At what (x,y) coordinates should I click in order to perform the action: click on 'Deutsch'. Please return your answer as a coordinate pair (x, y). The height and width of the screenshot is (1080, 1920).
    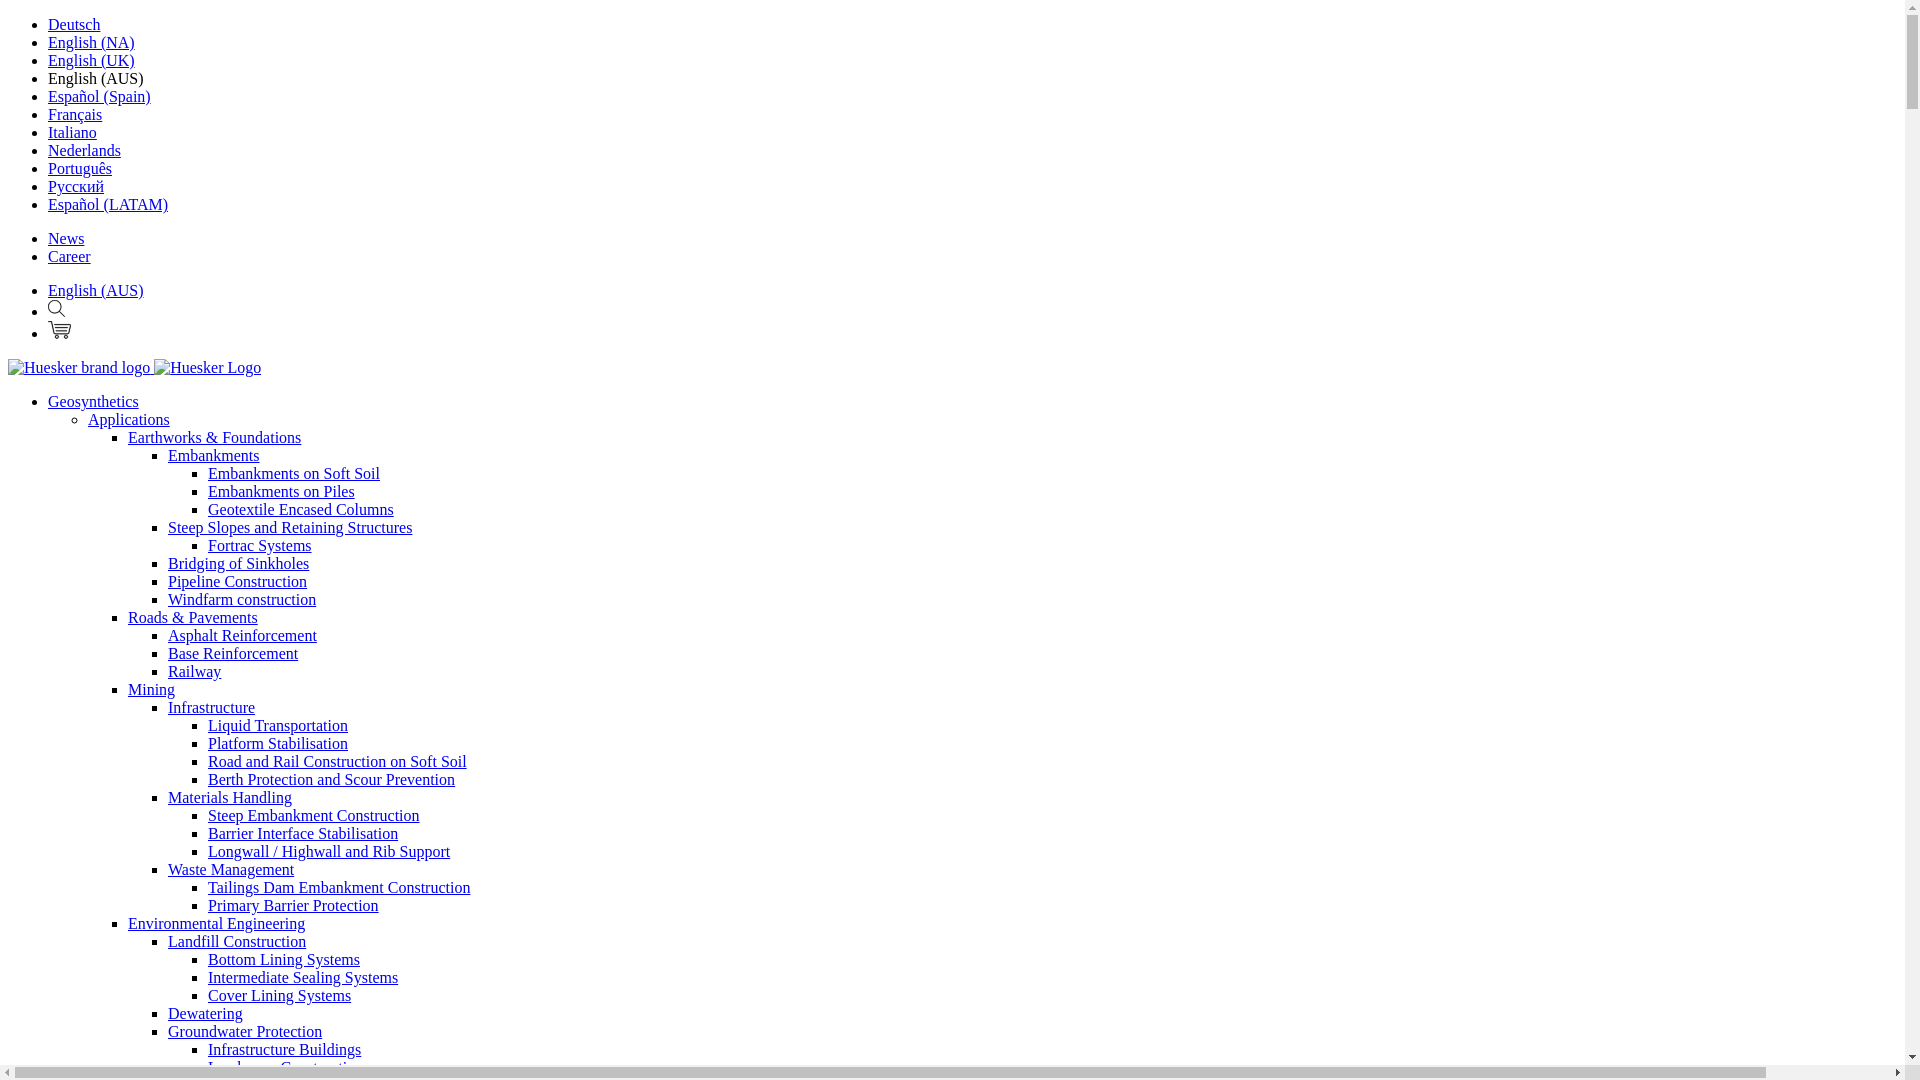
    Looking at the image, I should click on (73, 24).